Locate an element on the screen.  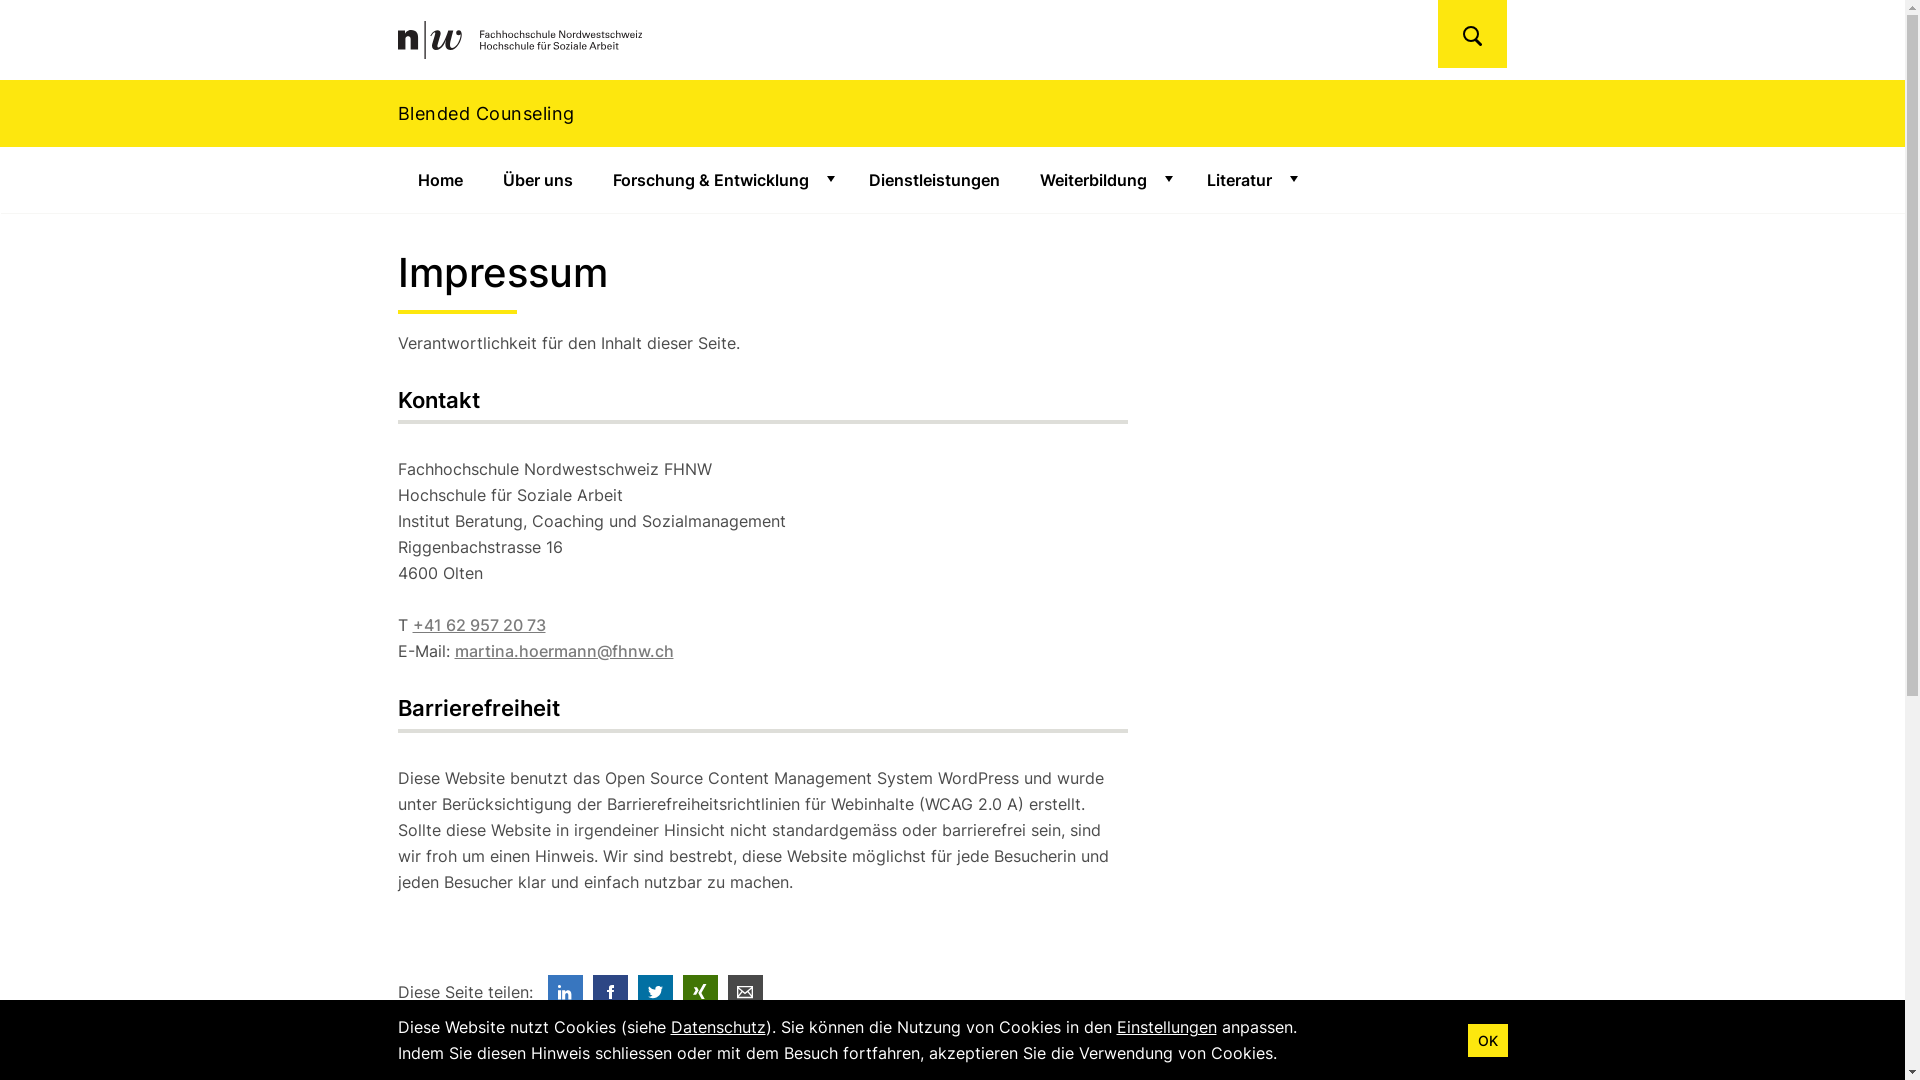
'Suchen' is located at coordinates (1472, 34).